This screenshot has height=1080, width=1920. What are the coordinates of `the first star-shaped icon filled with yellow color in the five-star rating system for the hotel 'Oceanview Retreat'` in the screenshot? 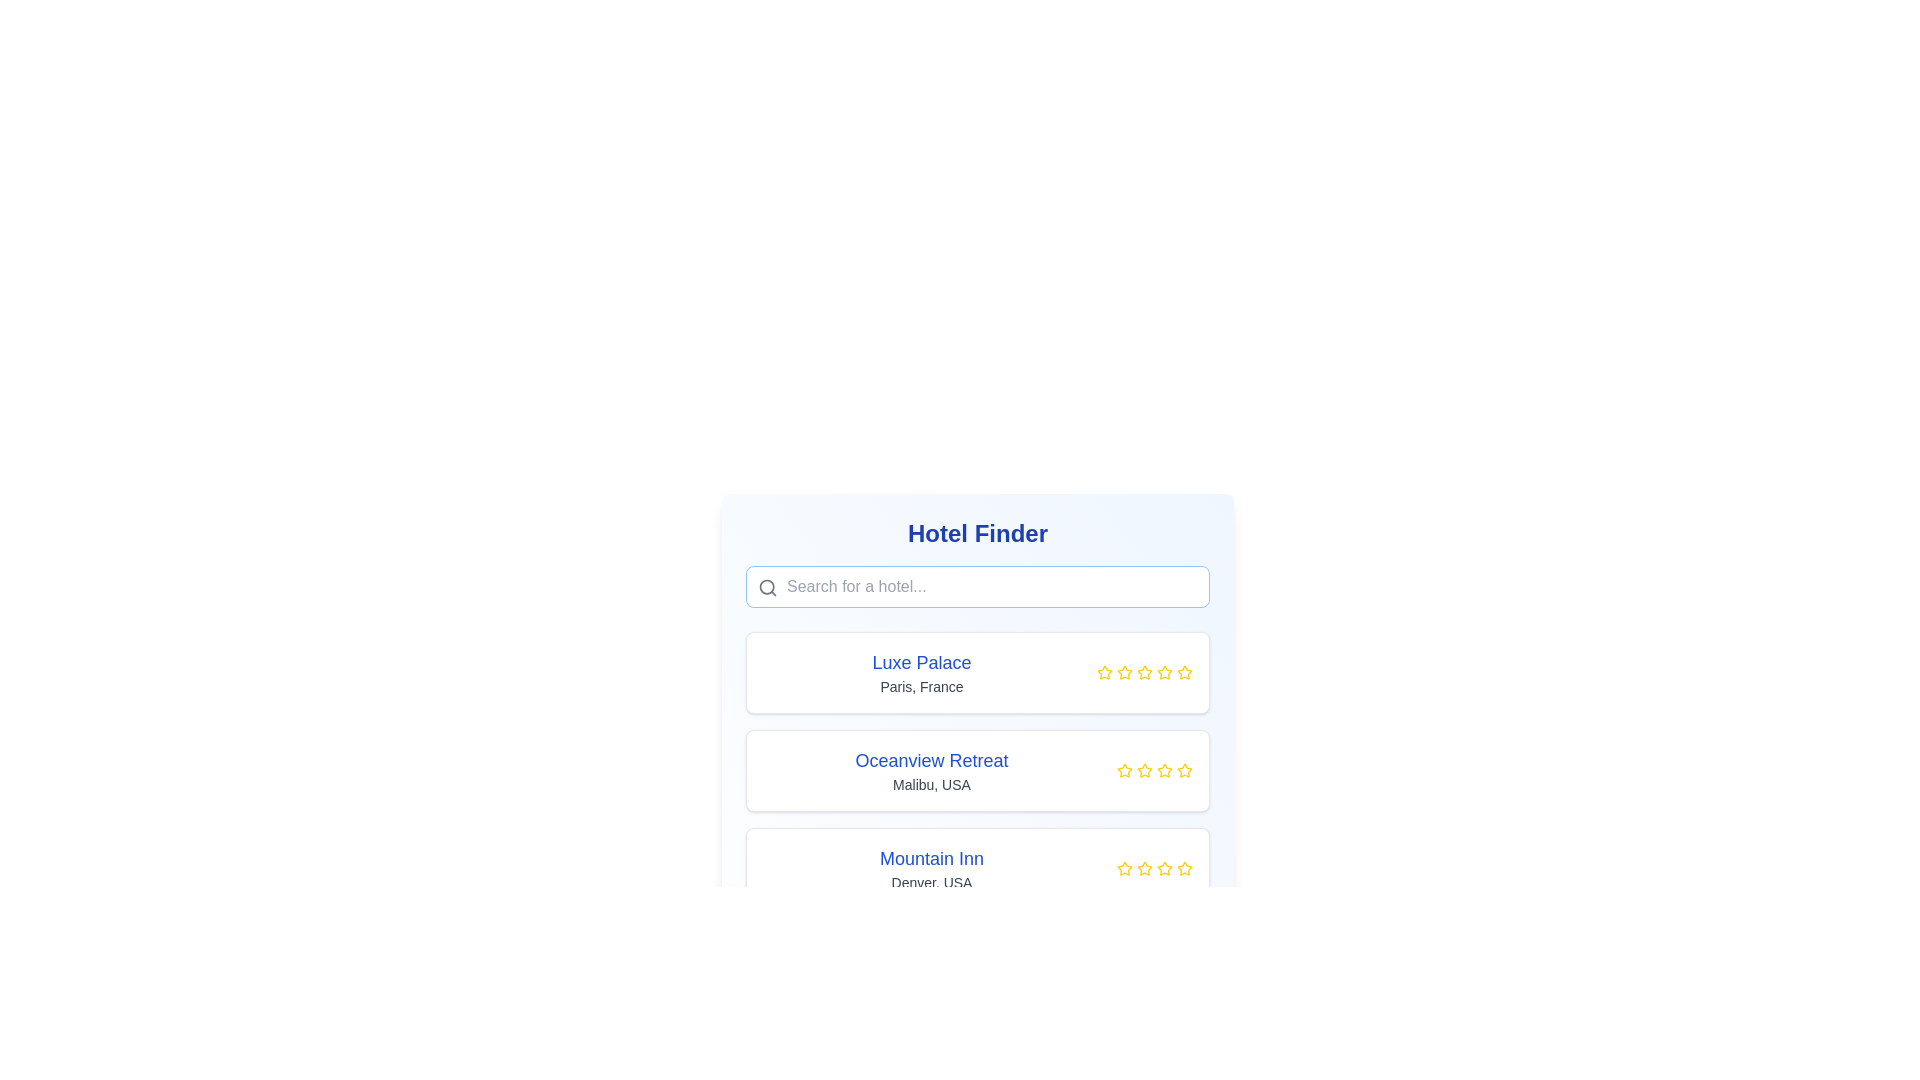 It's located at (1124, 770).